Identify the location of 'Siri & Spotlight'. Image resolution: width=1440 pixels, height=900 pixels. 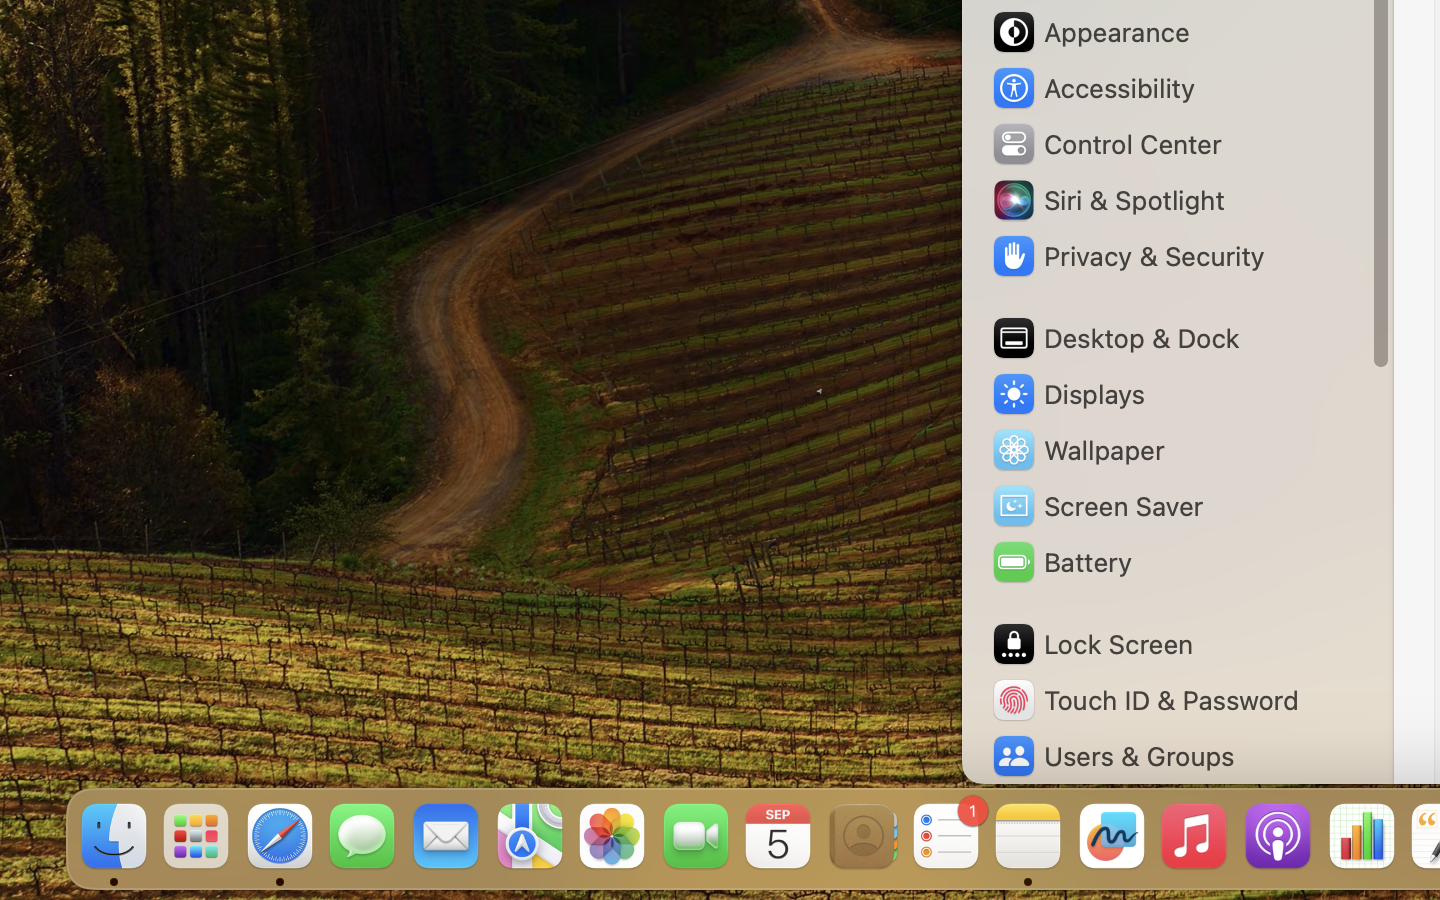
(1106, 199).